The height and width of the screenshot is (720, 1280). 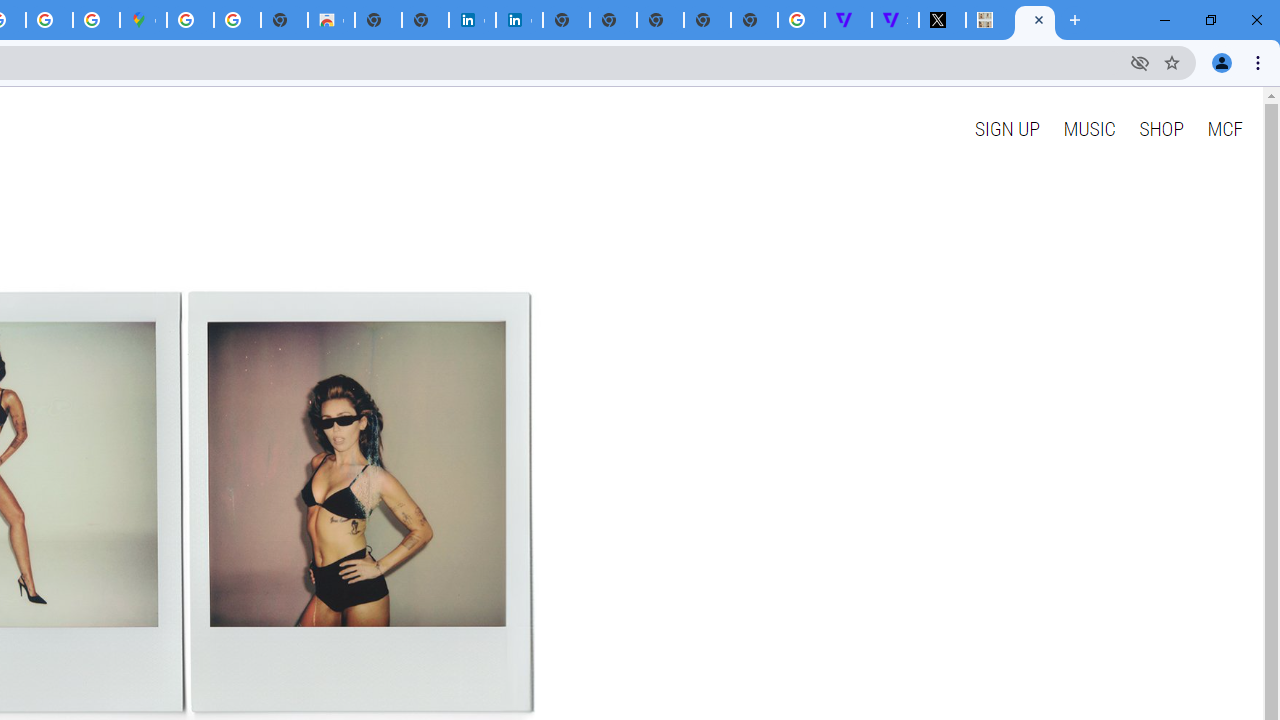 What do you see at coordinates (894, 20) in the screenshot?
I see `'Streaming - The Verge'` at bounding box center [894, 20].